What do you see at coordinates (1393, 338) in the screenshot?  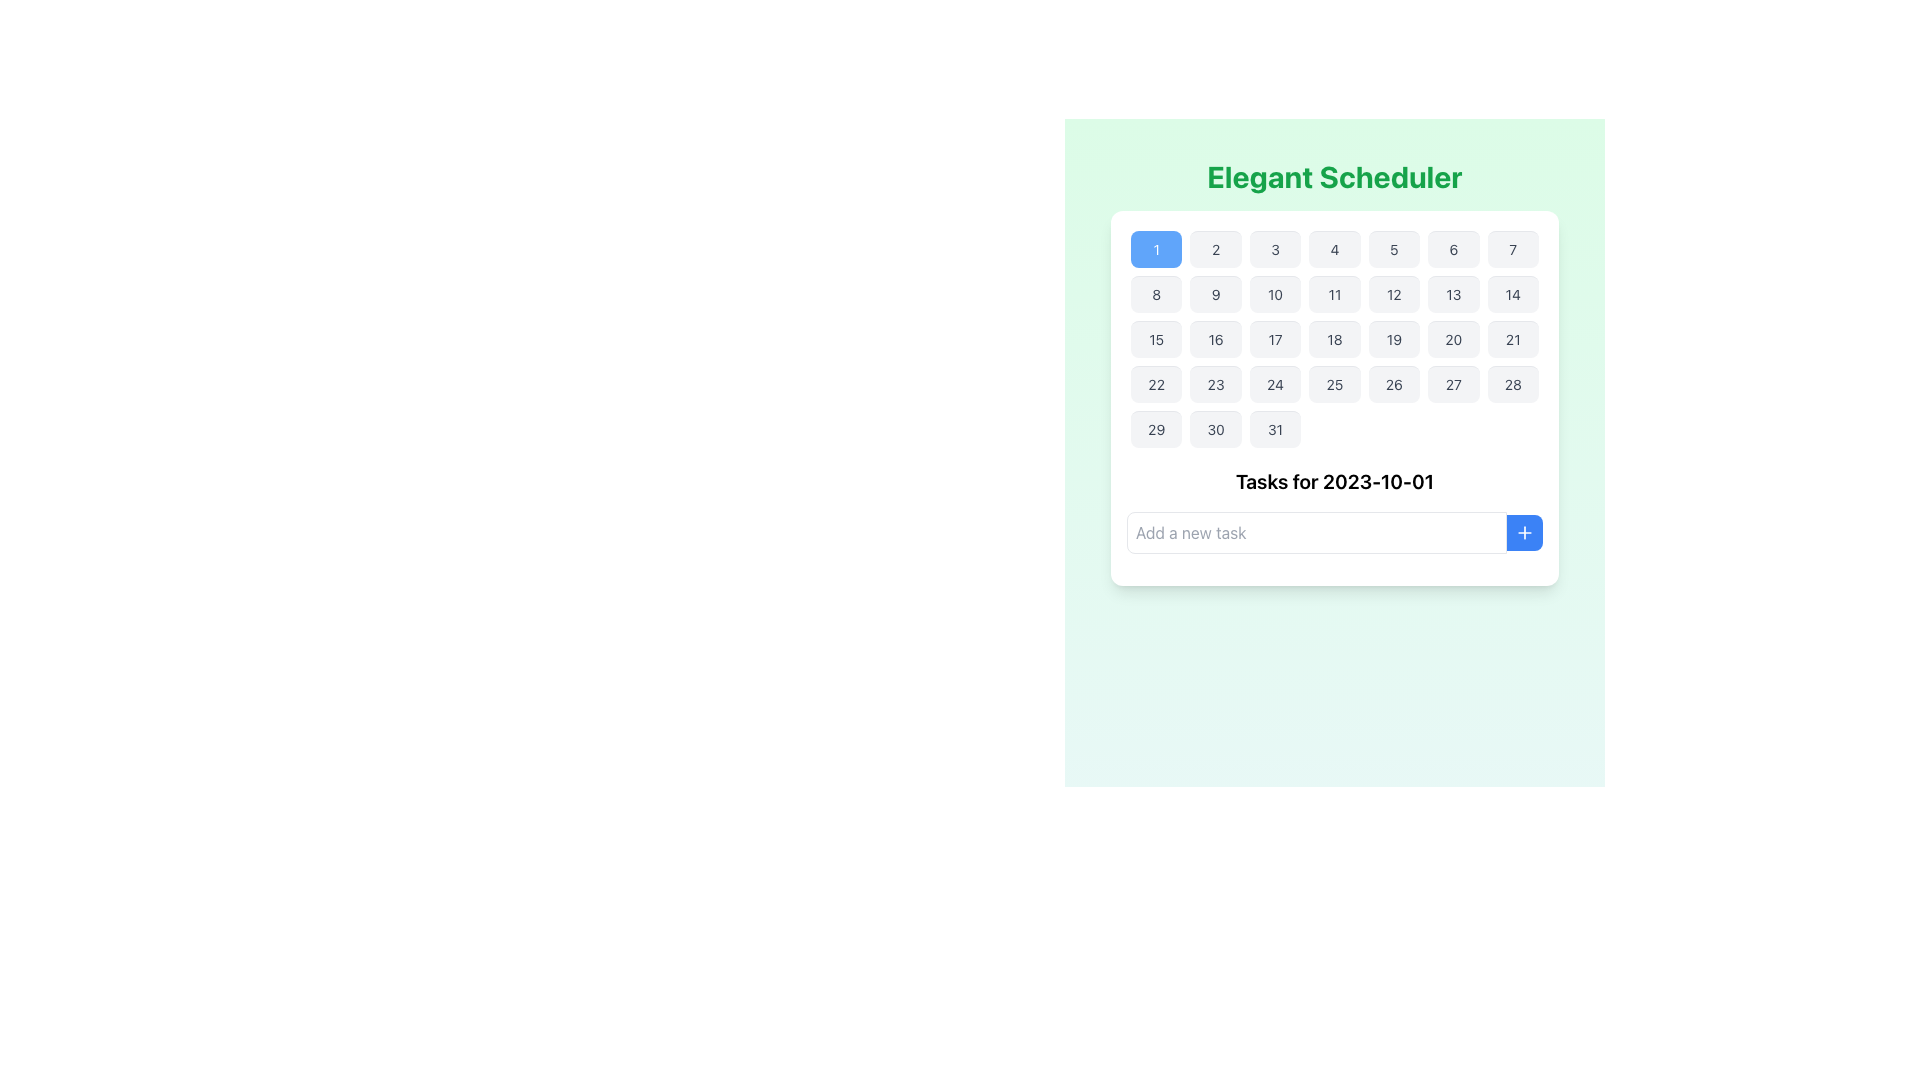 I see `the calendar date button located in the third row and fifth column of the grid` at bounding box center [1393, 338].